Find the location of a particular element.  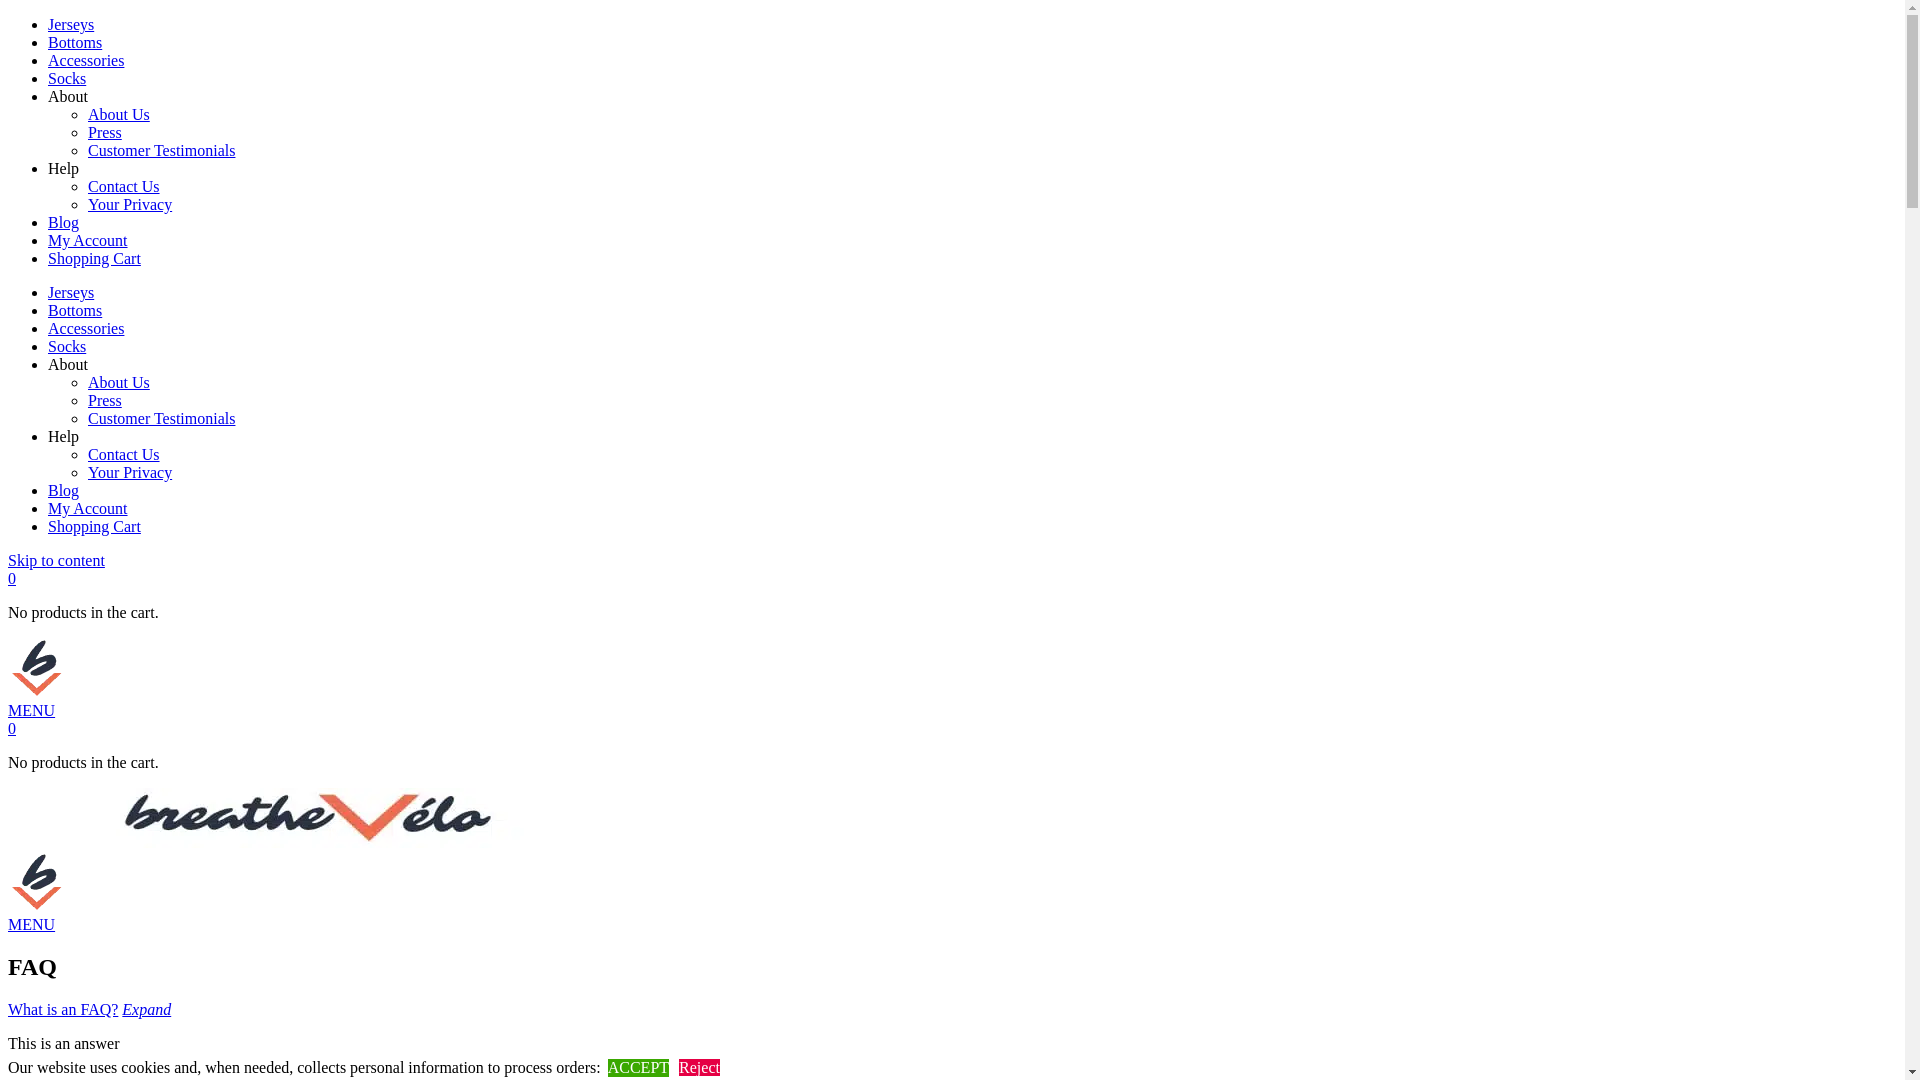

'Accessories' is located at coordinates (85, 327).